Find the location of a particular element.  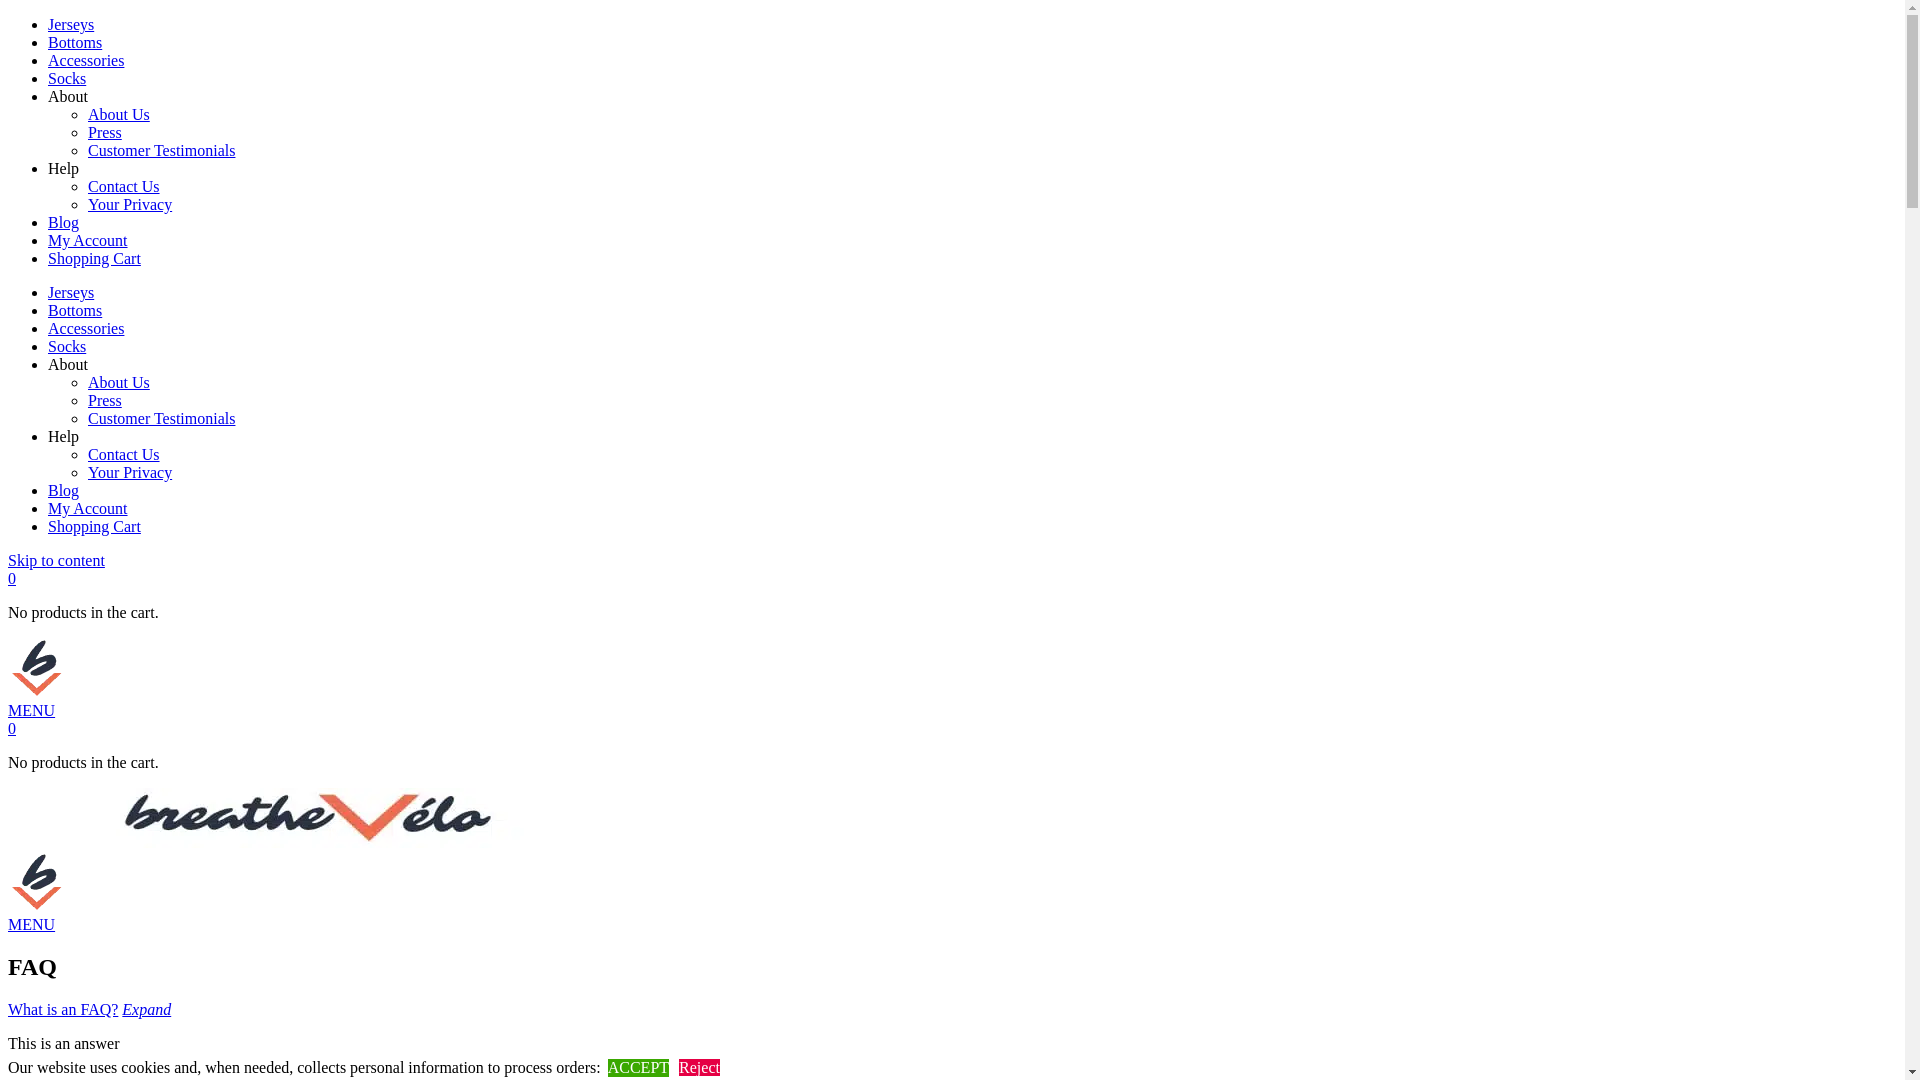

'Accessories' is located at coordinates (85, 327).